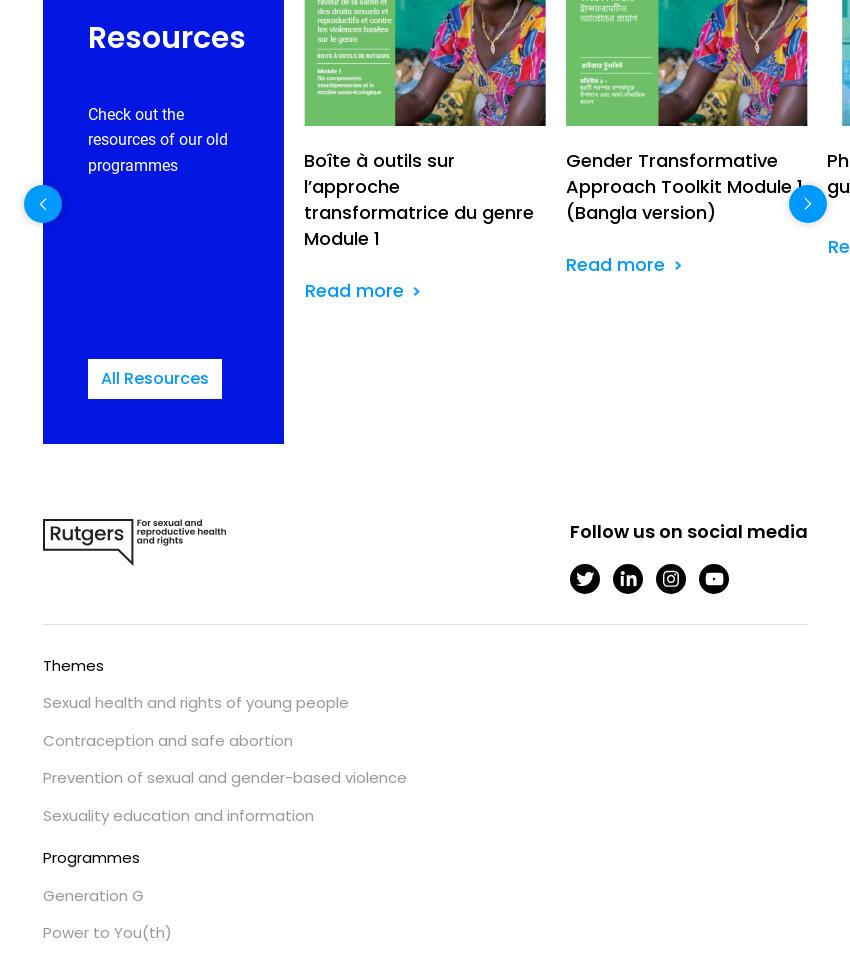  Describe the element at coordinates (40, 738) in the screenshot. I see `'Contraception and safe abortion'` at that location.